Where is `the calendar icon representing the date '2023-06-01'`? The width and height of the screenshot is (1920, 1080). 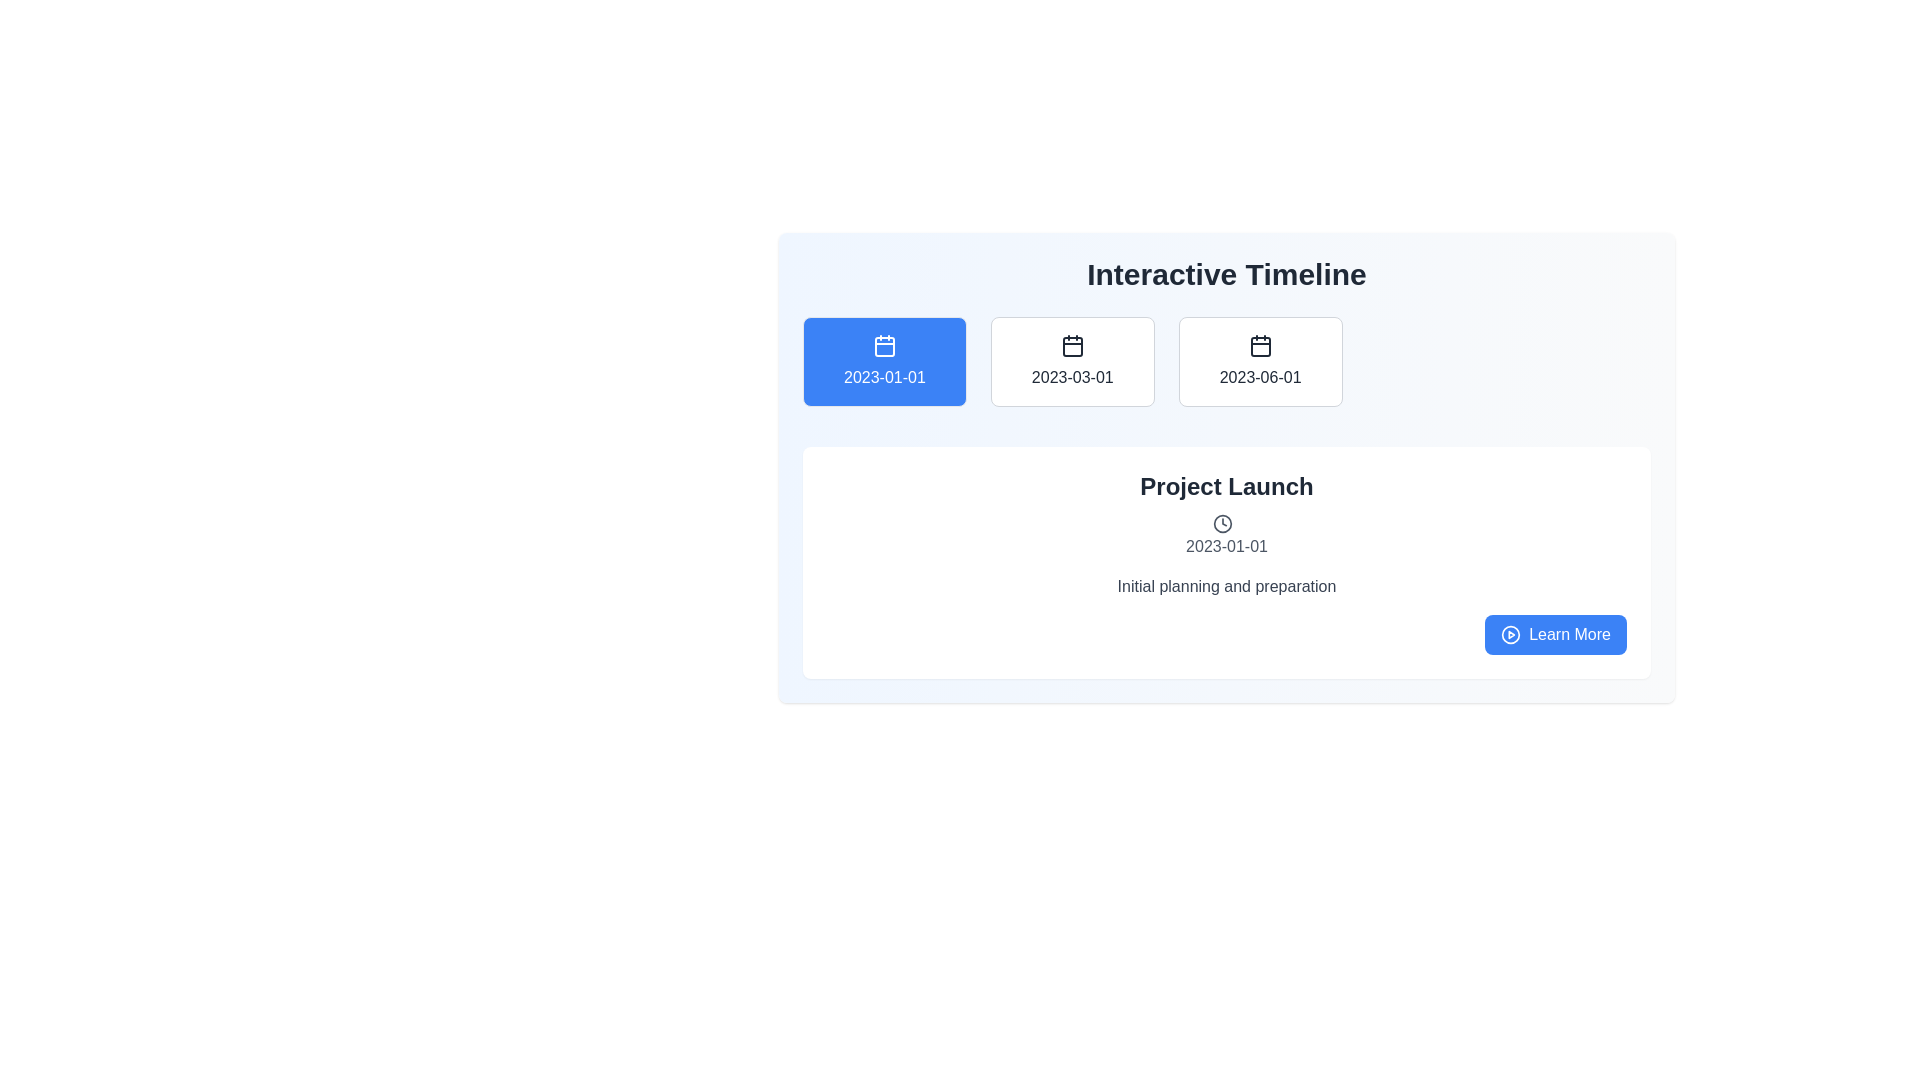
the calendar icon representing the date '2023-06-01' is located at coordinates (1259, 345).